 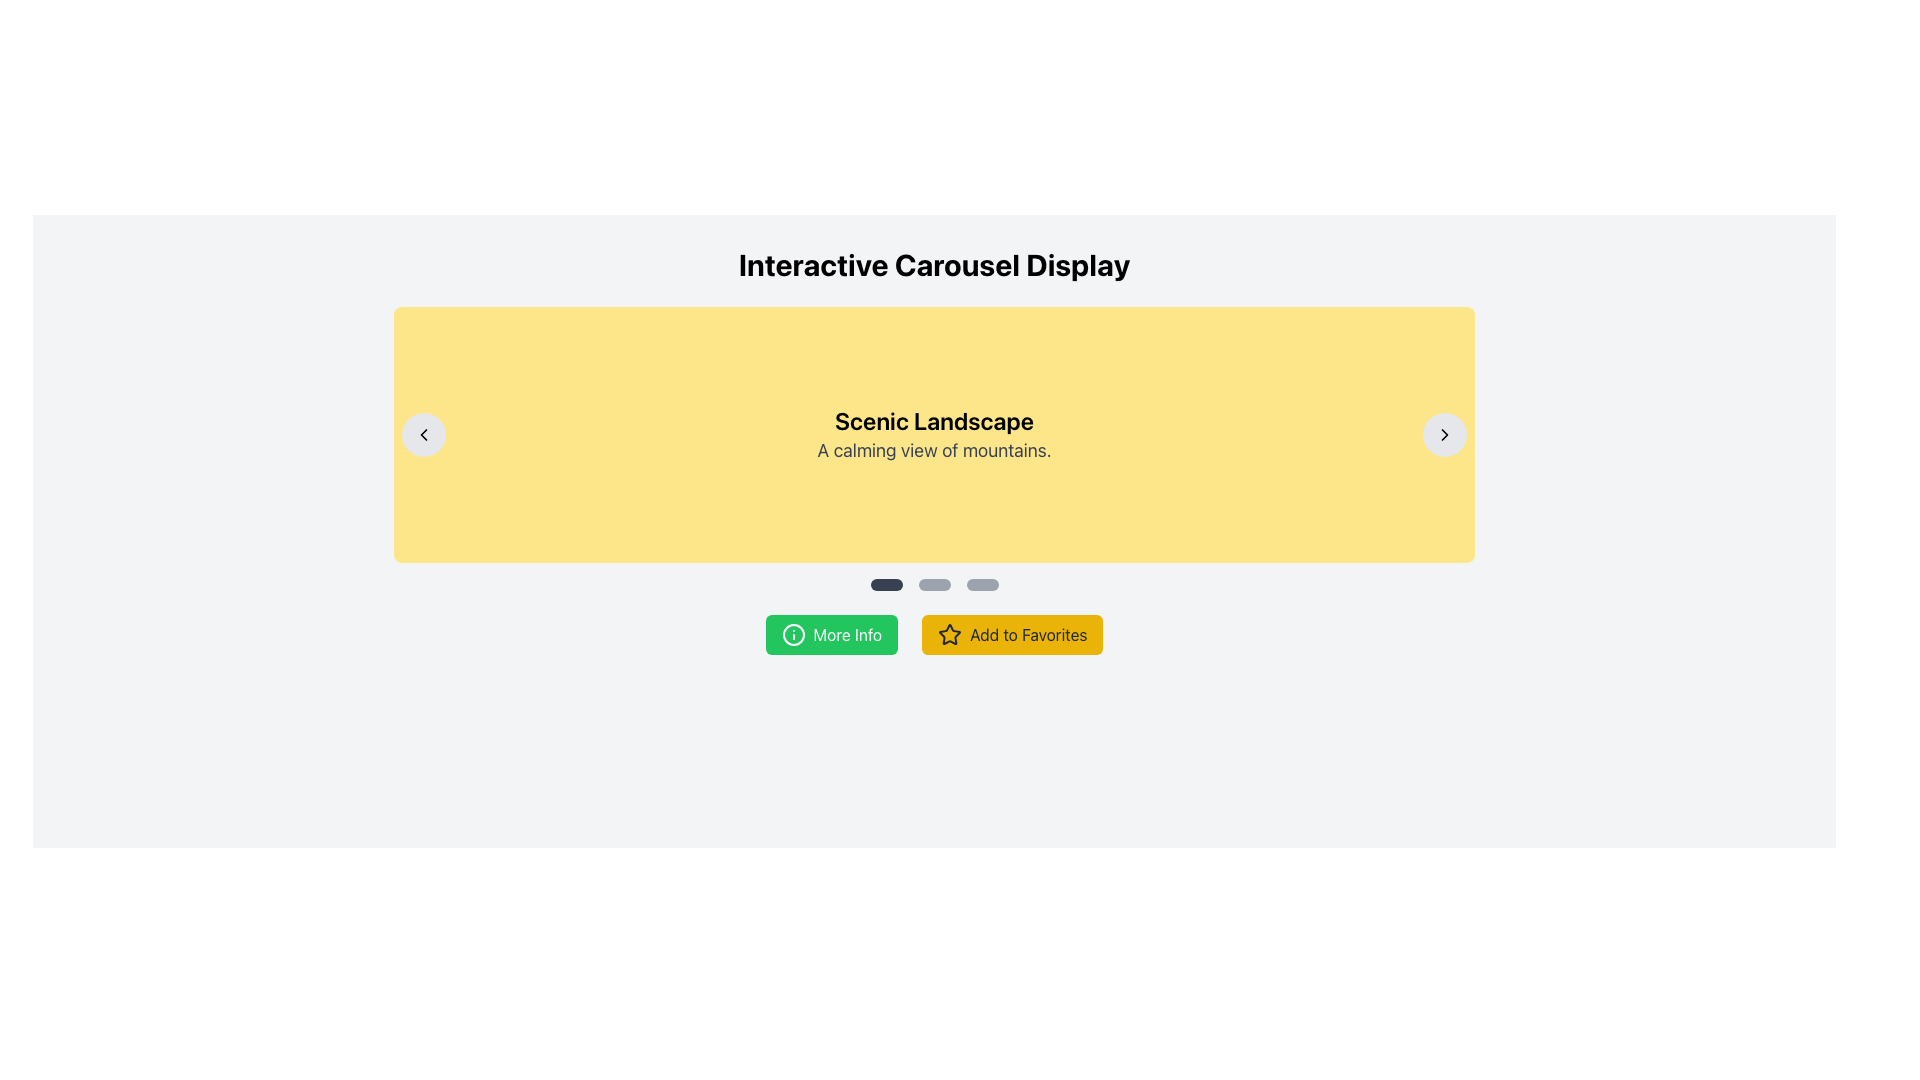 What do you see at coordinates (831, 635) in the screenshot?
I see `the 'More Info' button, which is a green rectangular button with rounded corners, featuring a white 'More Info' text and an information icon to indicate interactivity` at bounding box center [831, 635].